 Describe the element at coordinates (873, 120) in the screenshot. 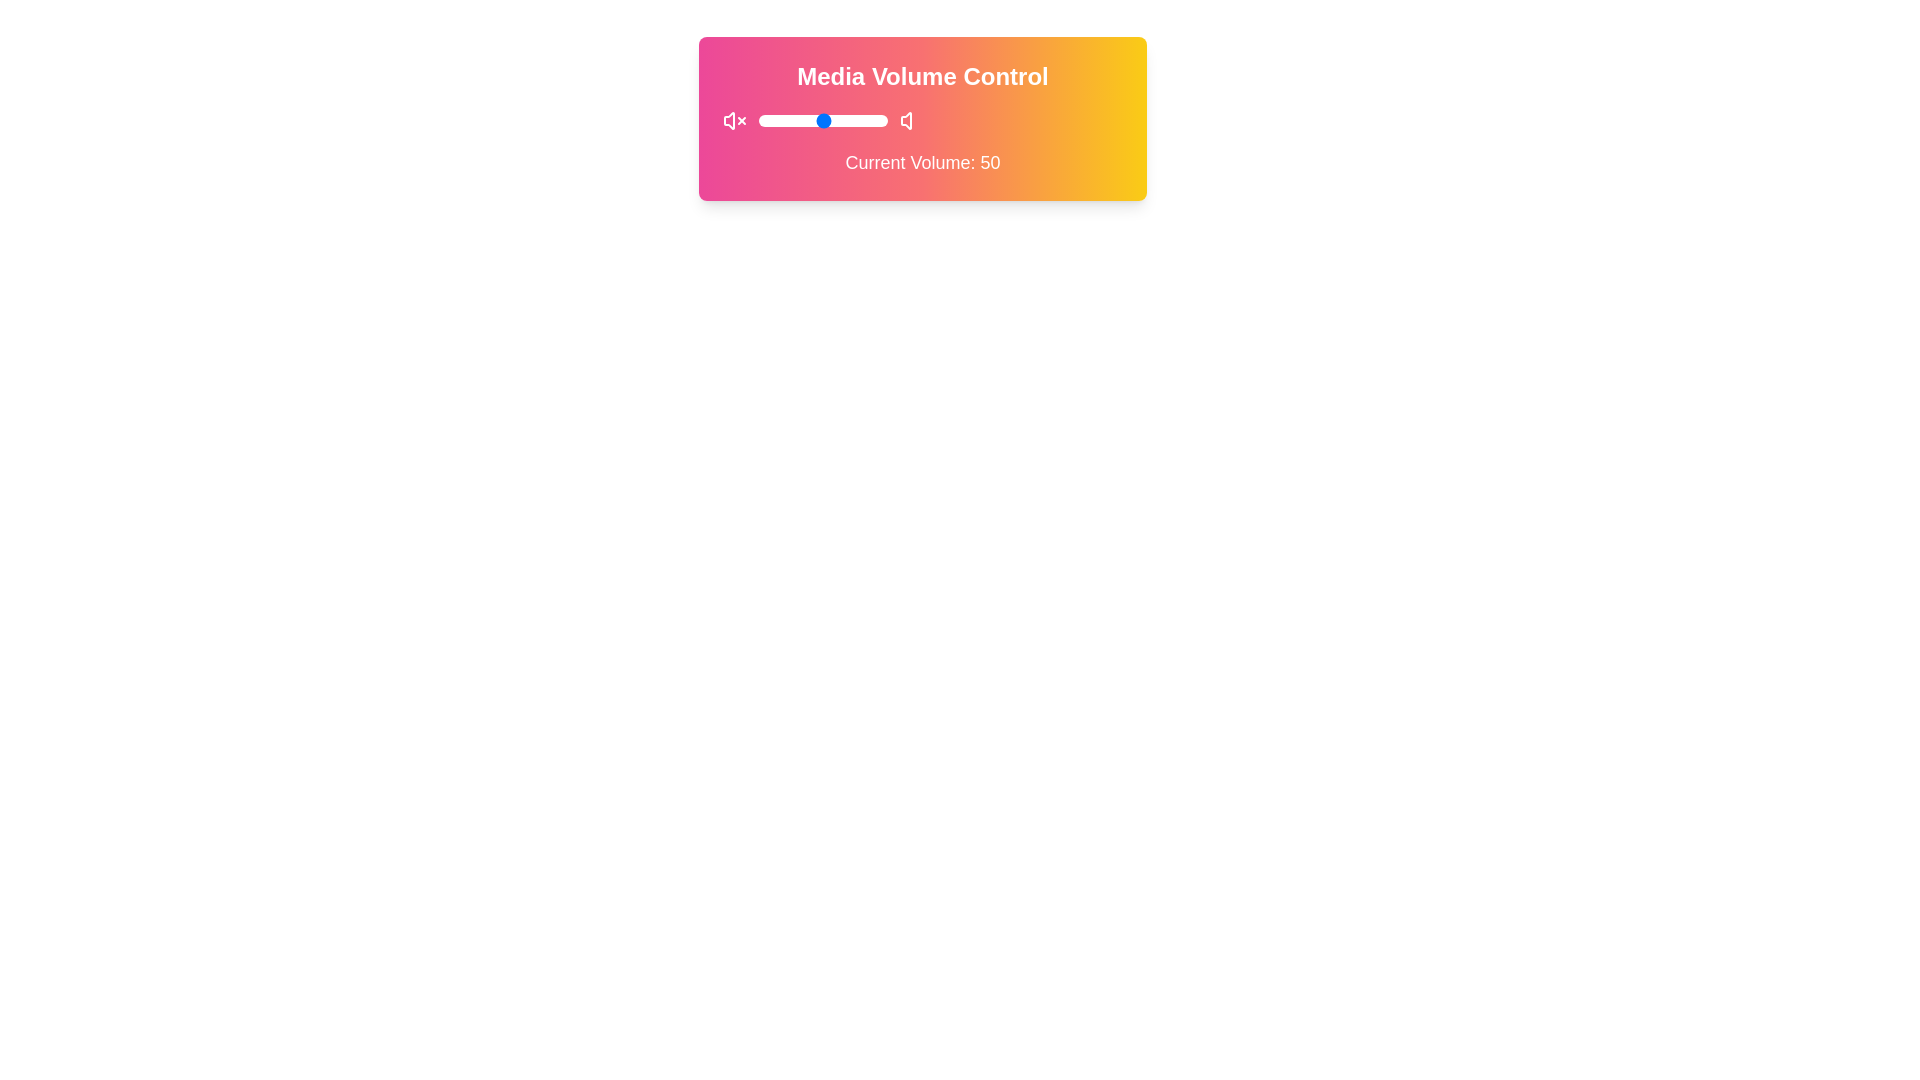

I see `the volume to 89 by sliding the control` at that location.